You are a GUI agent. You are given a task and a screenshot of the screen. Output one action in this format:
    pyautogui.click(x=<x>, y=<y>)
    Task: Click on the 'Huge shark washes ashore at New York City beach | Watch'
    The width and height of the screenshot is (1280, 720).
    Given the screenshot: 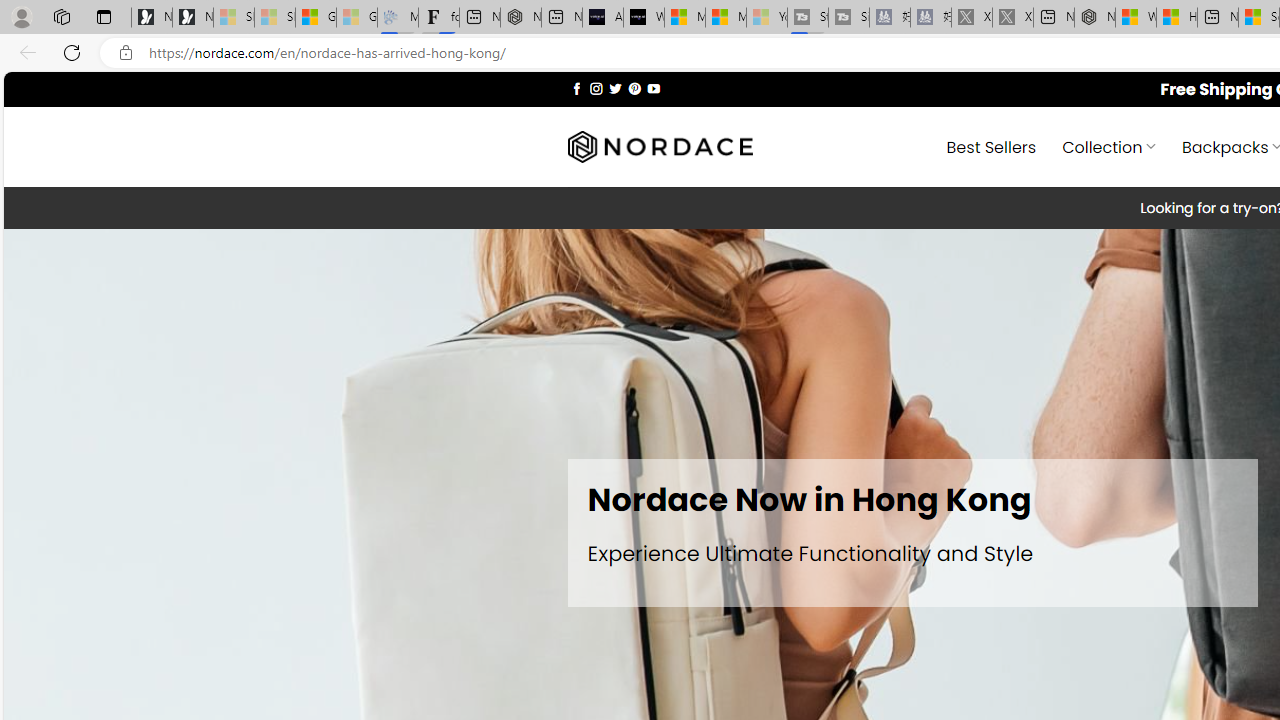 What is the action you would take?
    pyautogui.click(x=1176, y=17)
    